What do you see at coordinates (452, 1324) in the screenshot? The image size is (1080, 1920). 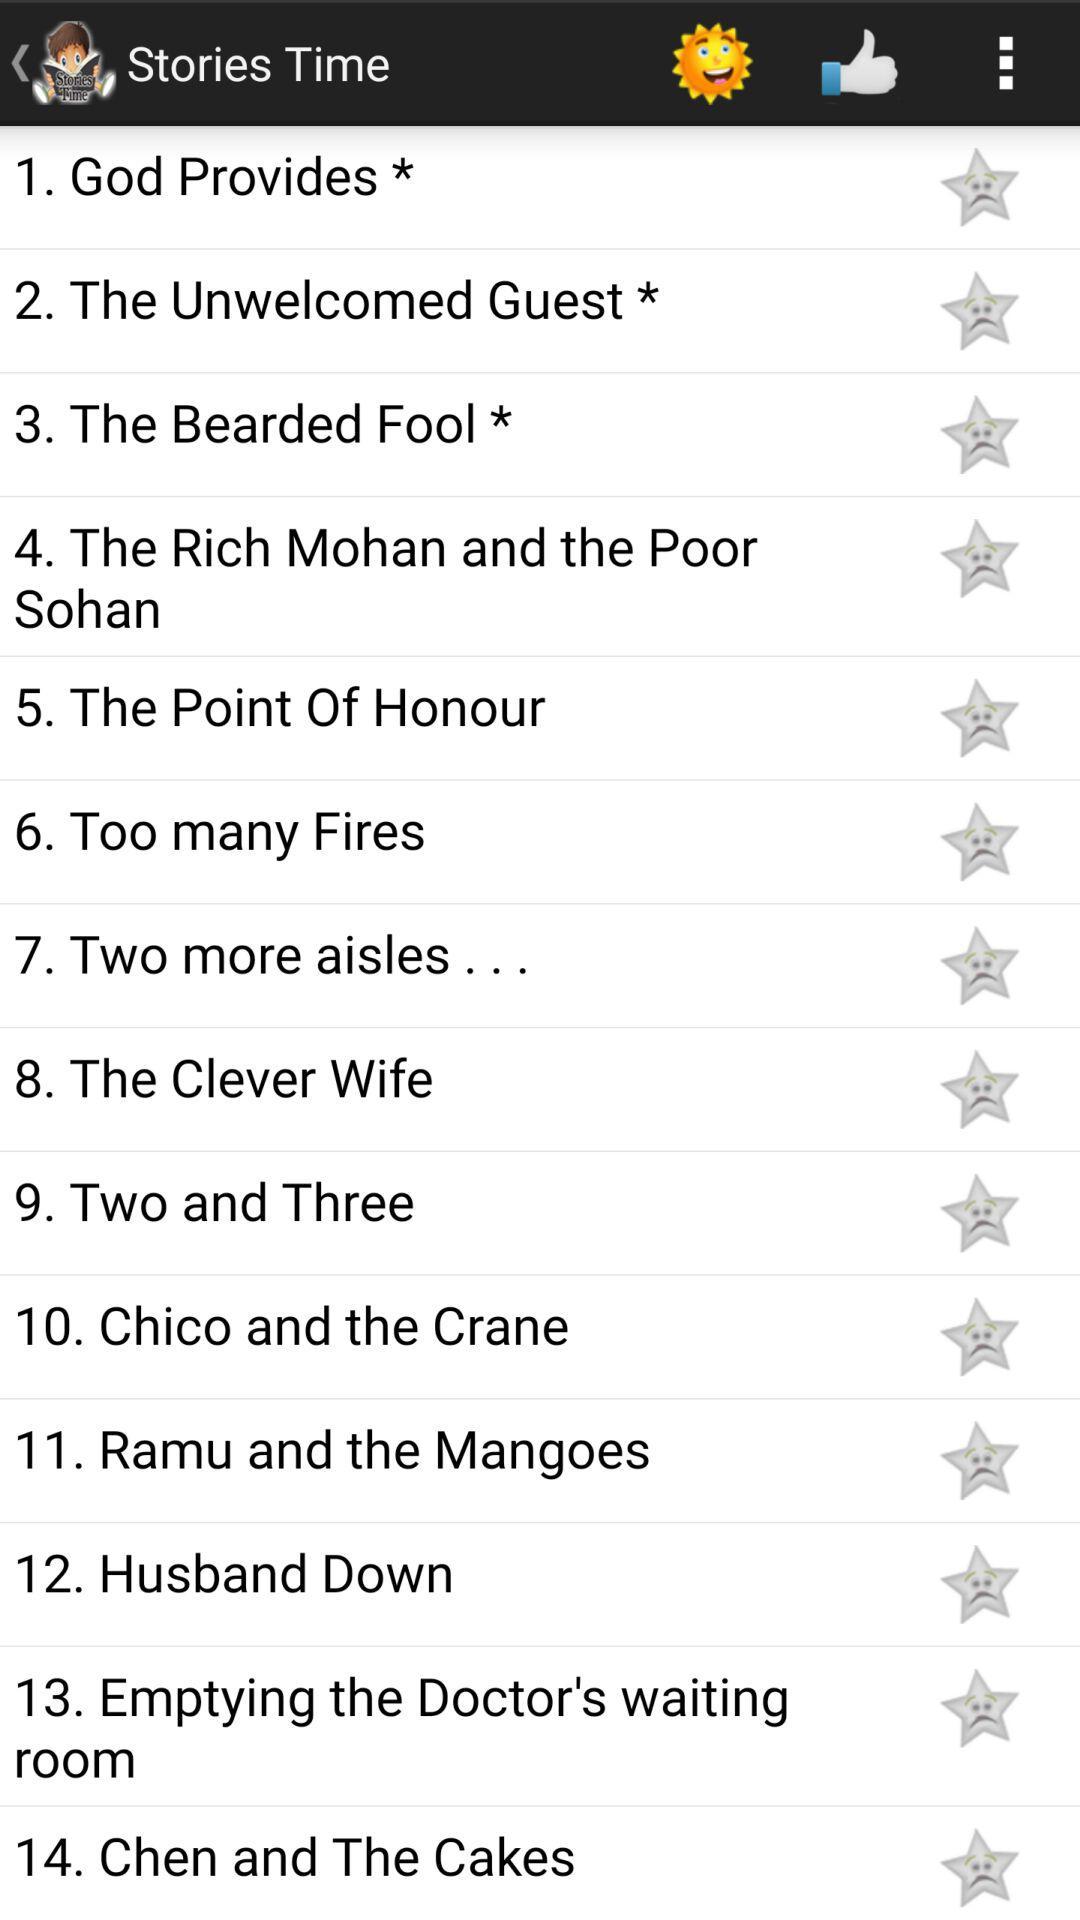 I see `10 chico and item` at bounding box center [452, 1324].